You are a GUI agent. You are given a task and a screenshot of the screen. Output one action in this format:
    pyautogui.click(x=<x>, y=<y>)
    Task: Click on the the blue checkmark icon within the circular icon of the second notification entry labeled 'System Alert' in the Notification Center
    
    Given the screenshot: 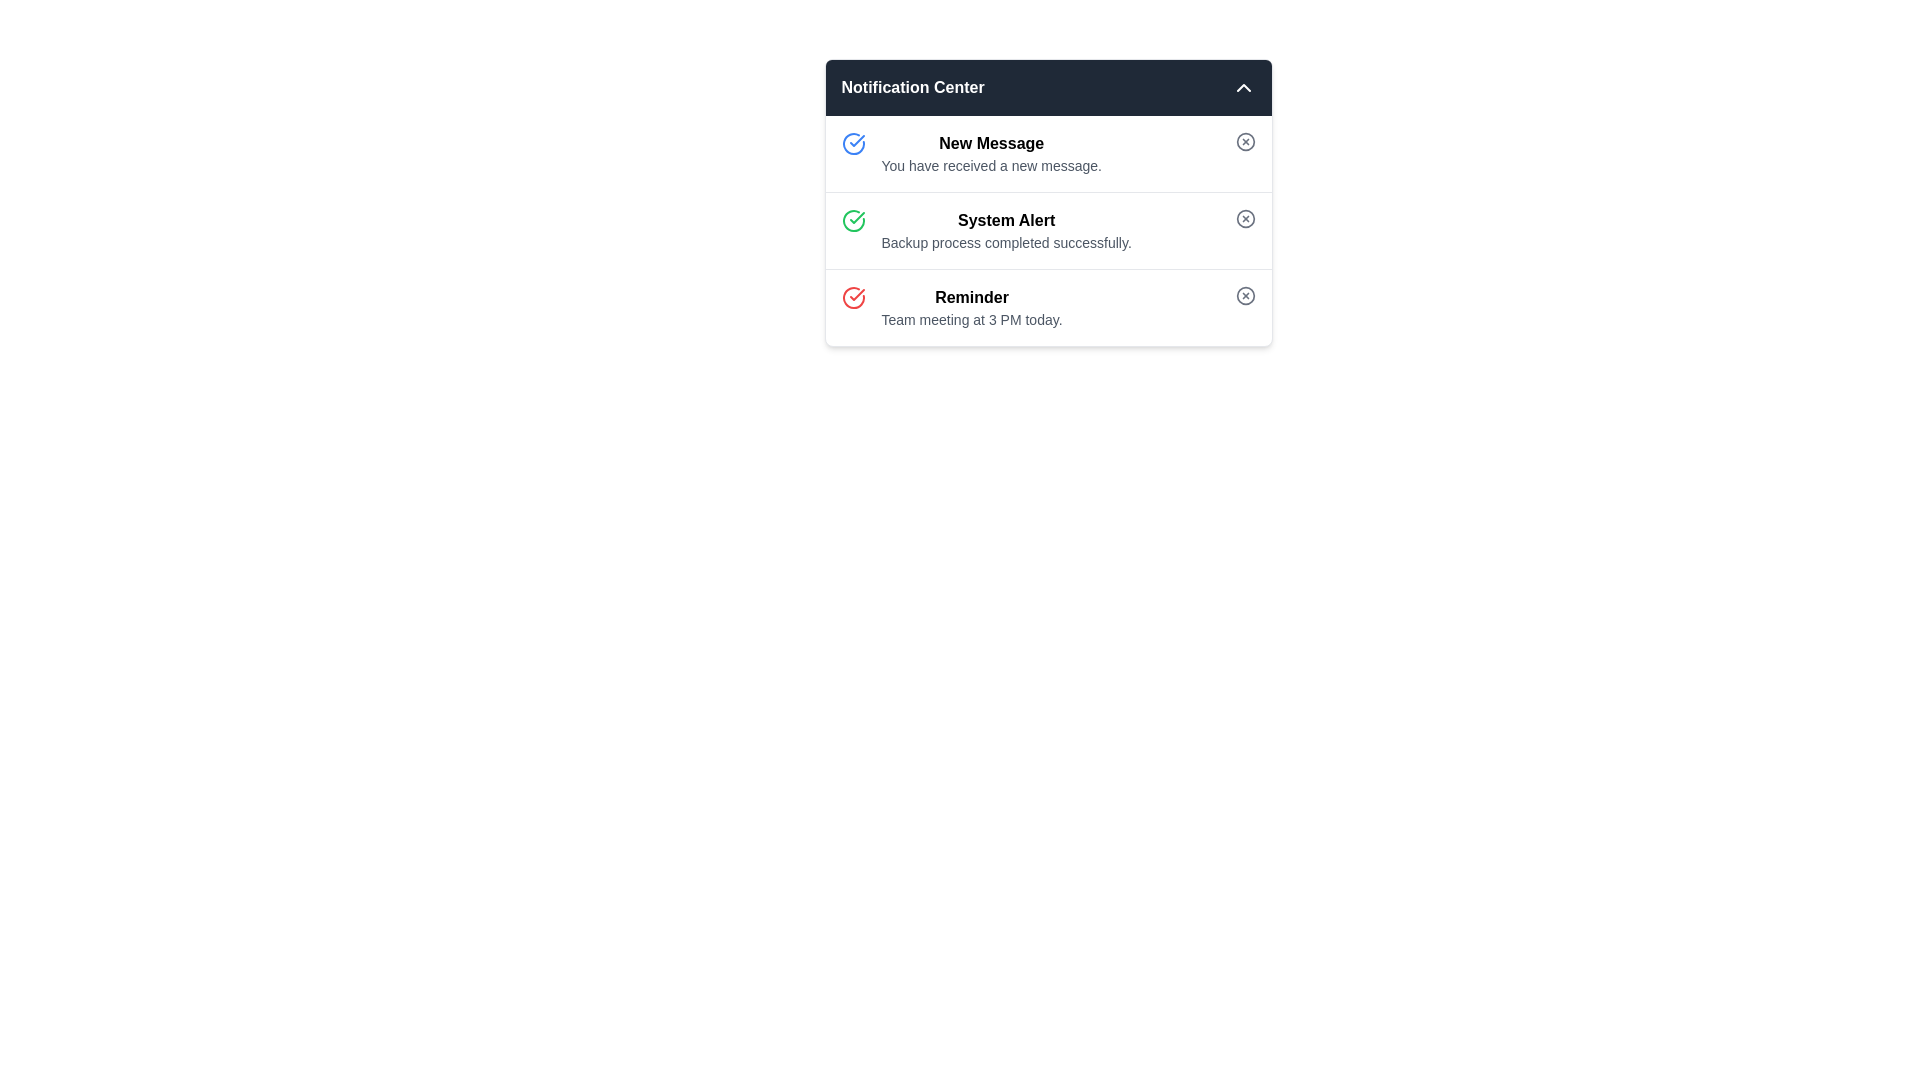 What is the action you would take?
    pyautogui.click(x=857, y=140)
    